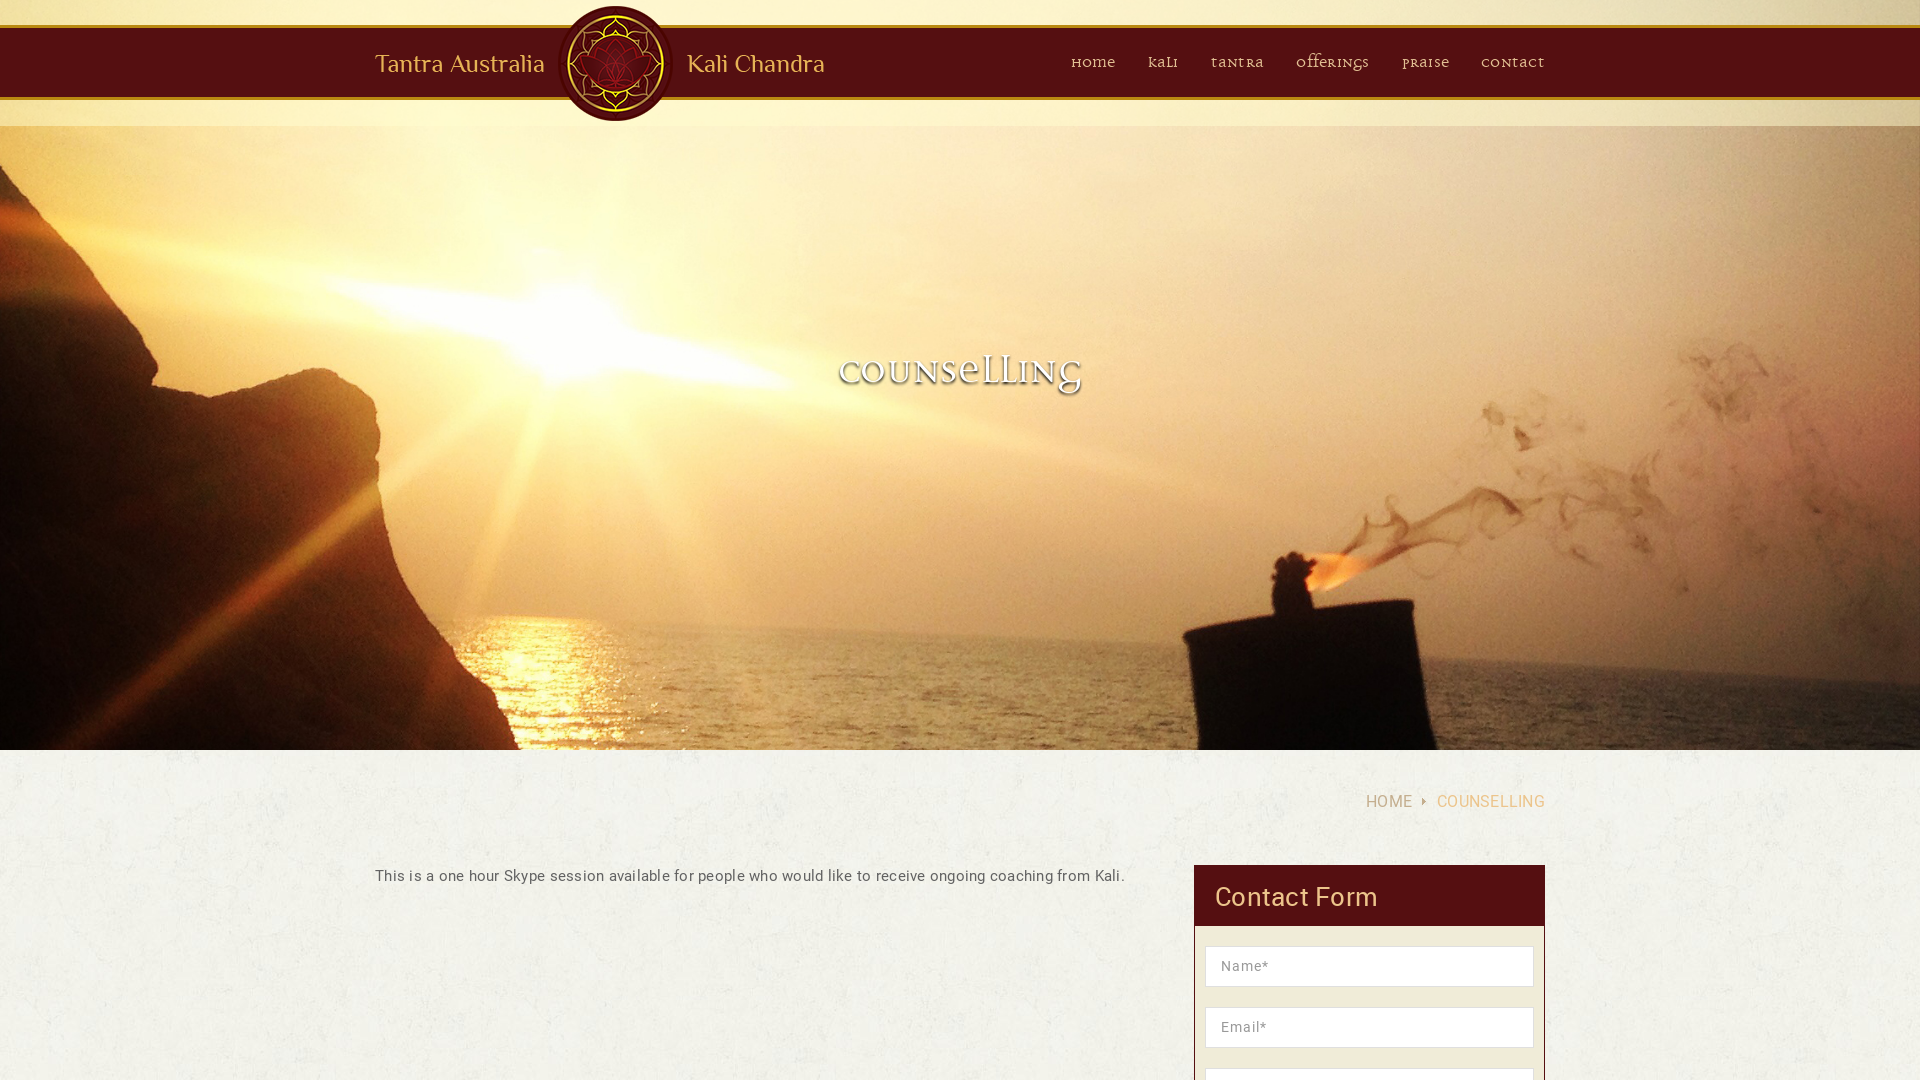 The image size is (1920, 1080). What do you see at coordinates (1387, 800) in the screenshot?
I see `'HOME'` at bounding box center [1387, 800].